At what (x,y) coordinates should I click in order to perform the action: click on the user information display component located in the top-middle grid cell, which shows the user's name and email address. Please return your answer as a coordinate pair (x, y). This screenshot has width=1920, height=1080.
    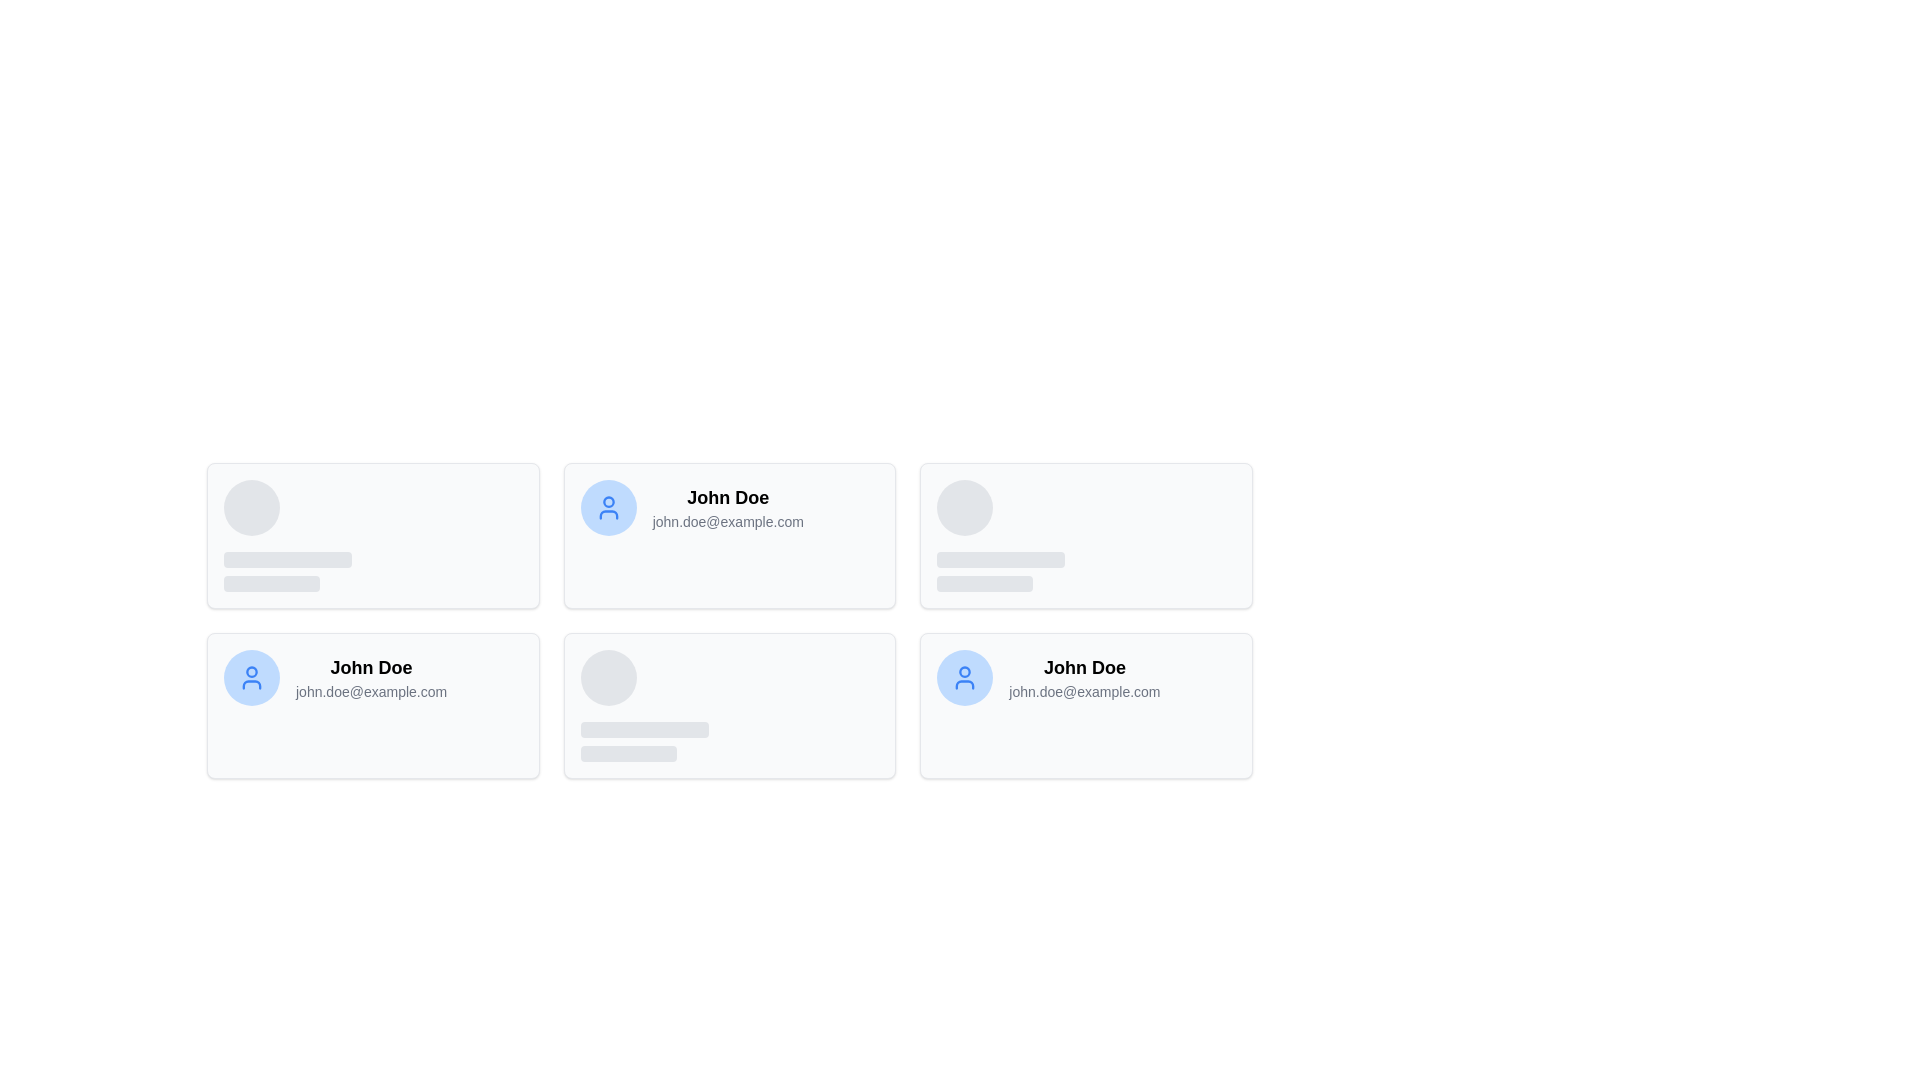
    Looking at the image, I should click on (727, 507).